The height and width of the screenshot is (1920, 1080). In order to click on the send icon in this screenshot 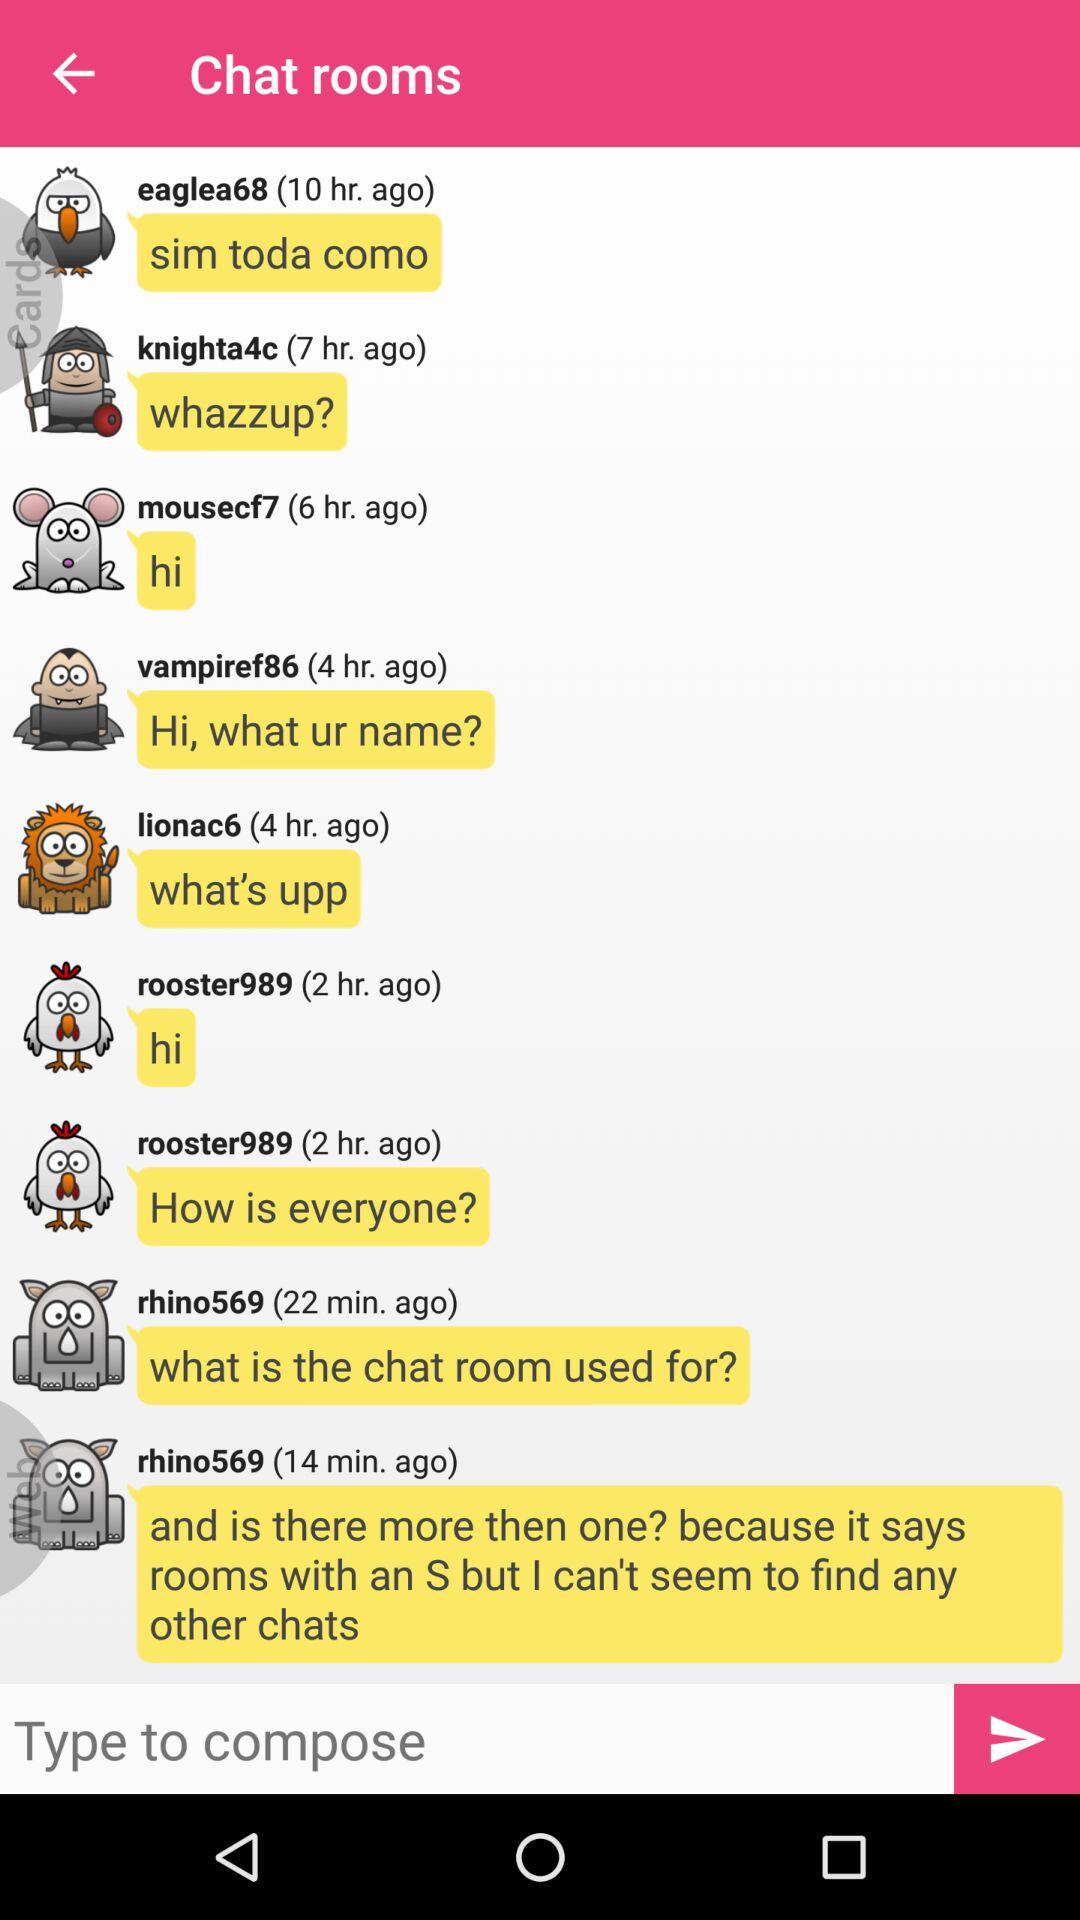, I will do `click(1017, 1737)`.